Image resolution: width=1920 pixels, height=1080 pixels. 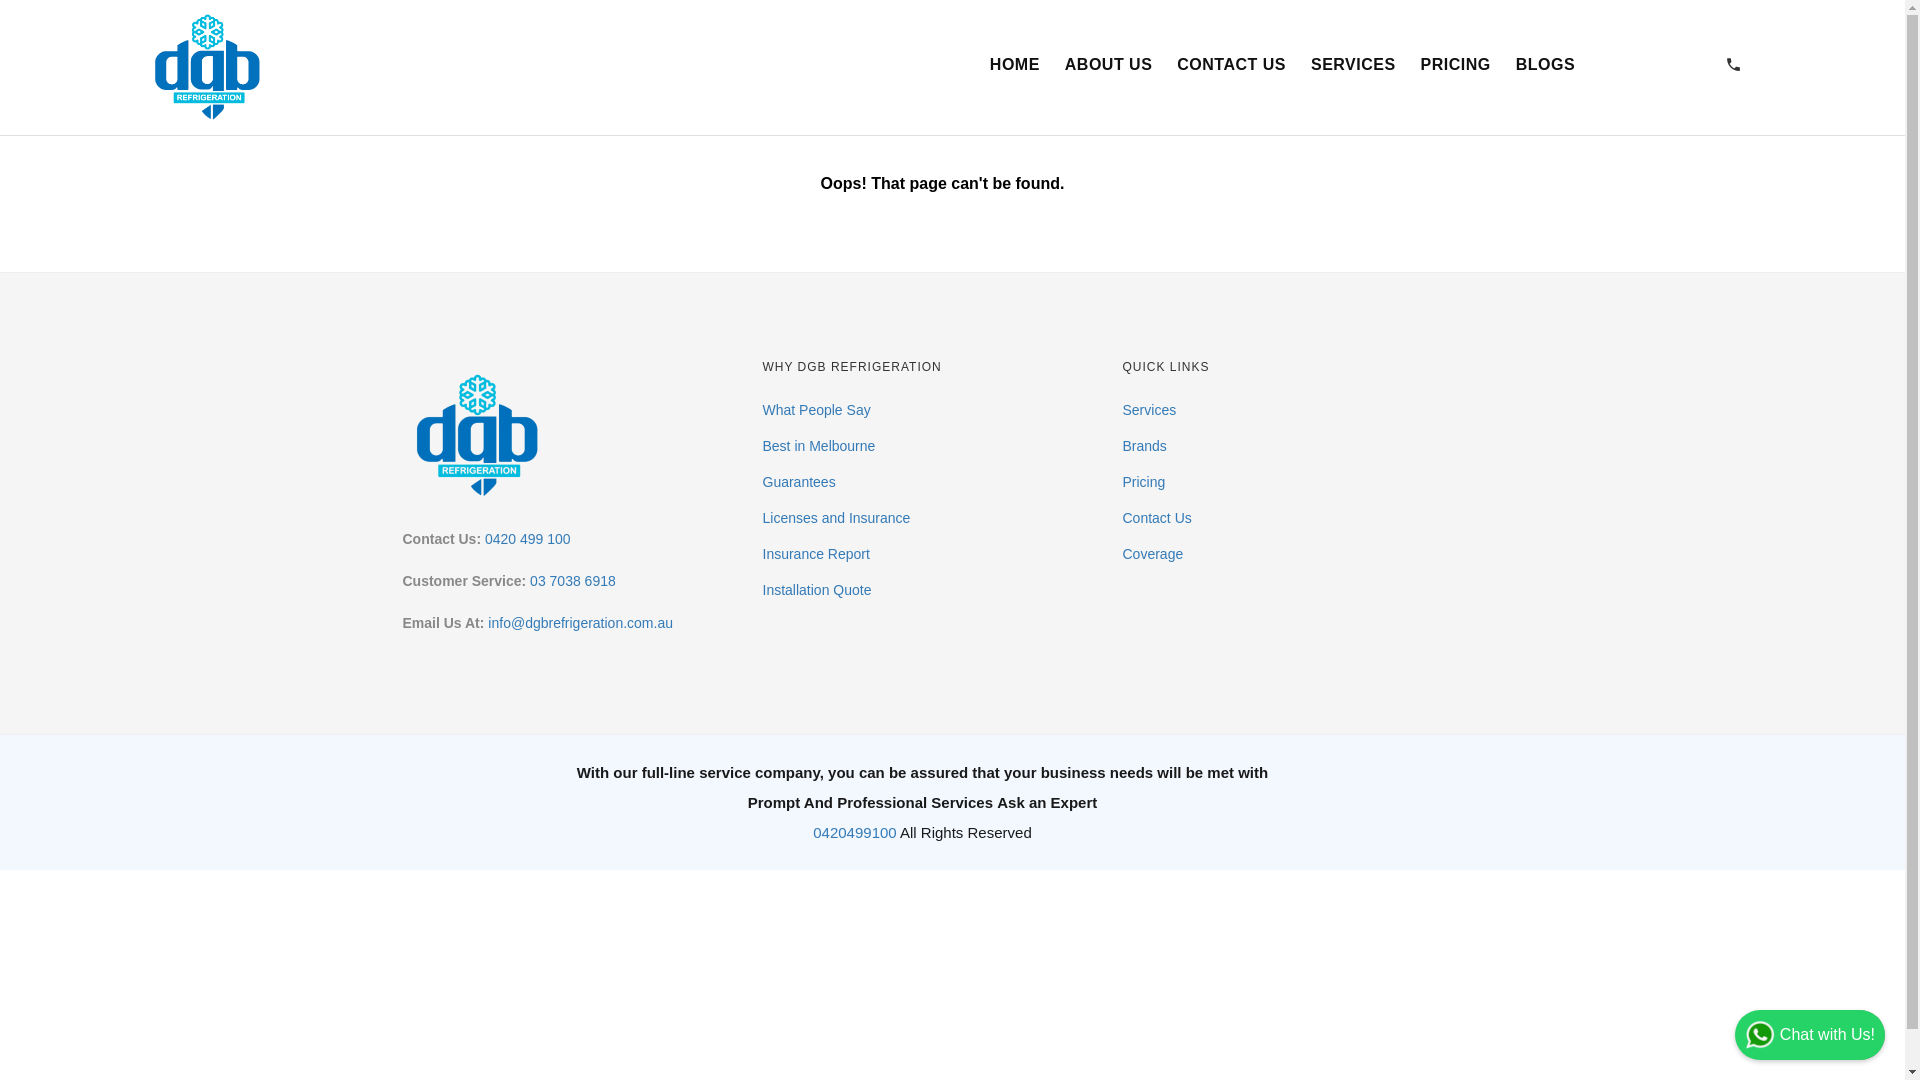 I want to click on 'ABOUT US', so click(x=1107, y=64).